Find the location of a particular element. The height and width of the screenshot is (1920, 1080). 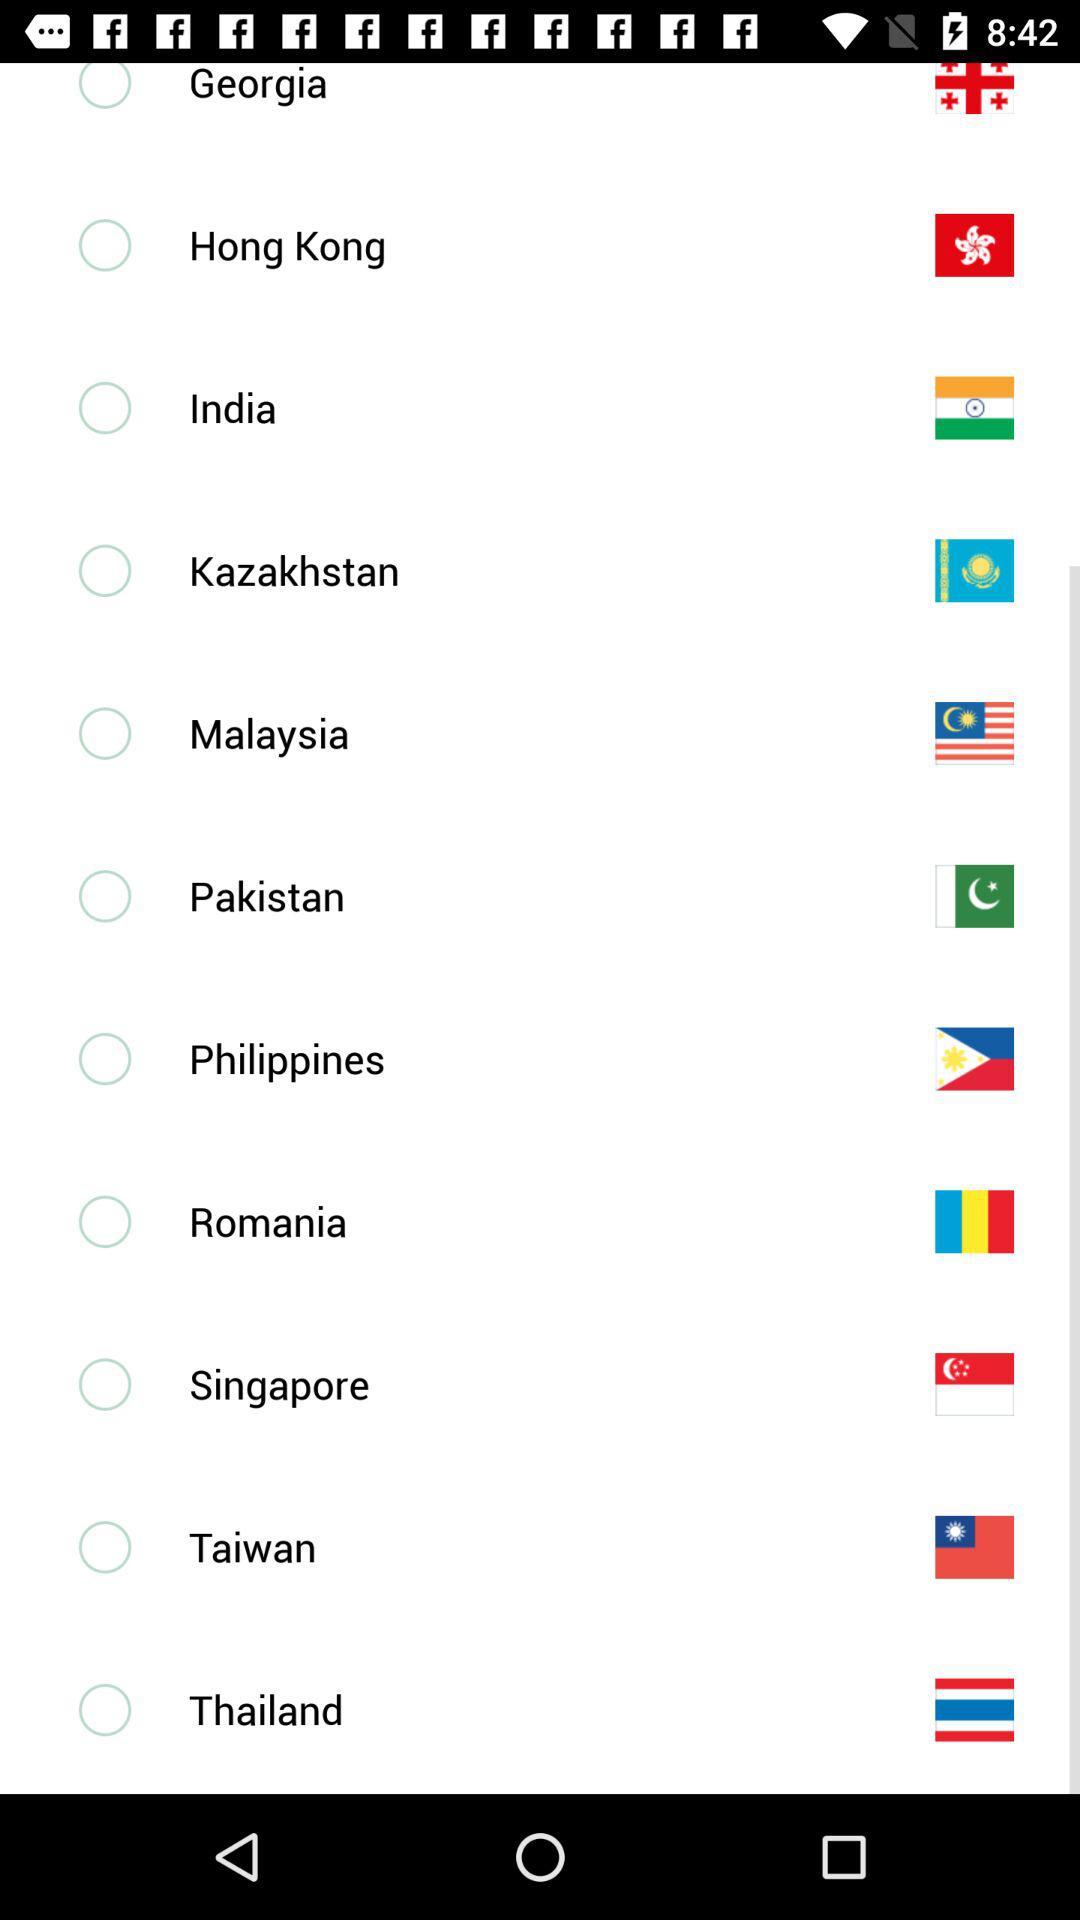

kazakhstan icon is located at coordinates (528, 569).